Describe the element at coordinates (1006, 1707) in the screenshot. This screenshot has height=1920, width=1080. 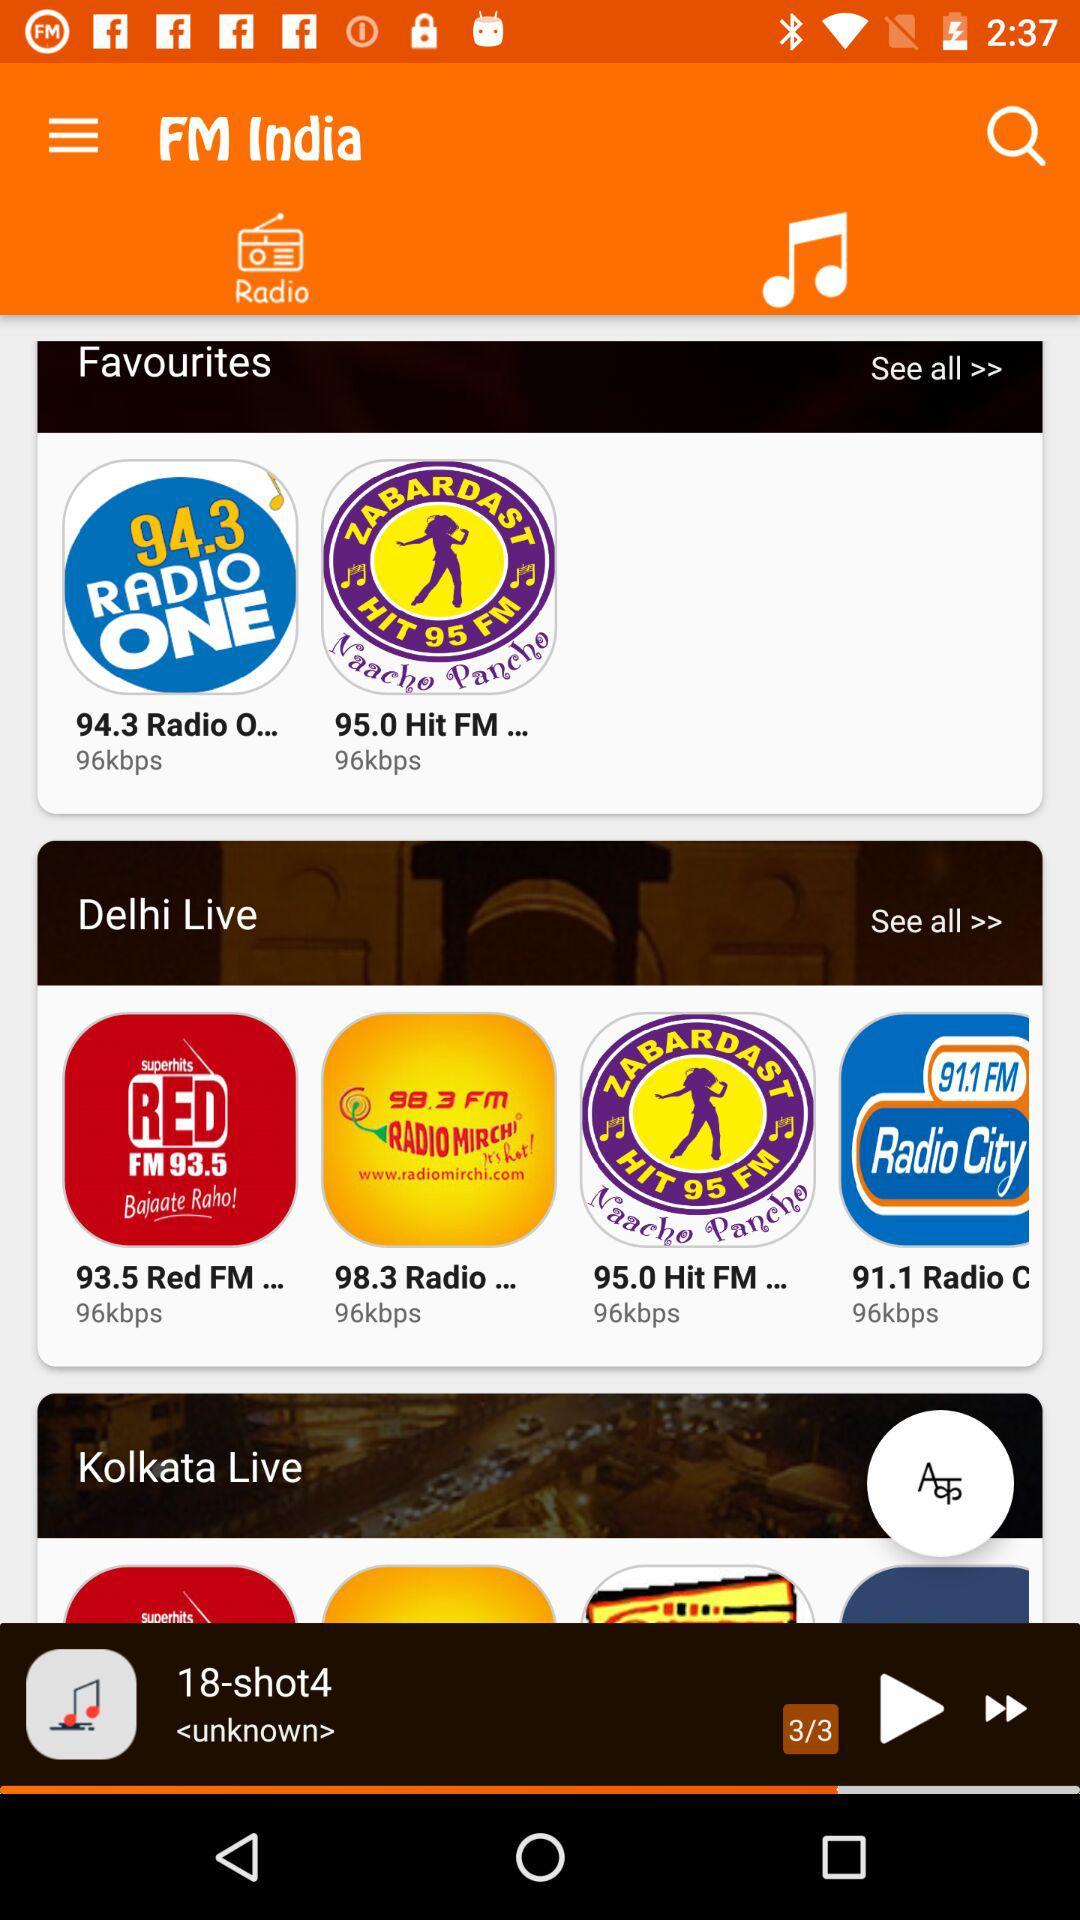
I see `the fast forward icon` at that location.